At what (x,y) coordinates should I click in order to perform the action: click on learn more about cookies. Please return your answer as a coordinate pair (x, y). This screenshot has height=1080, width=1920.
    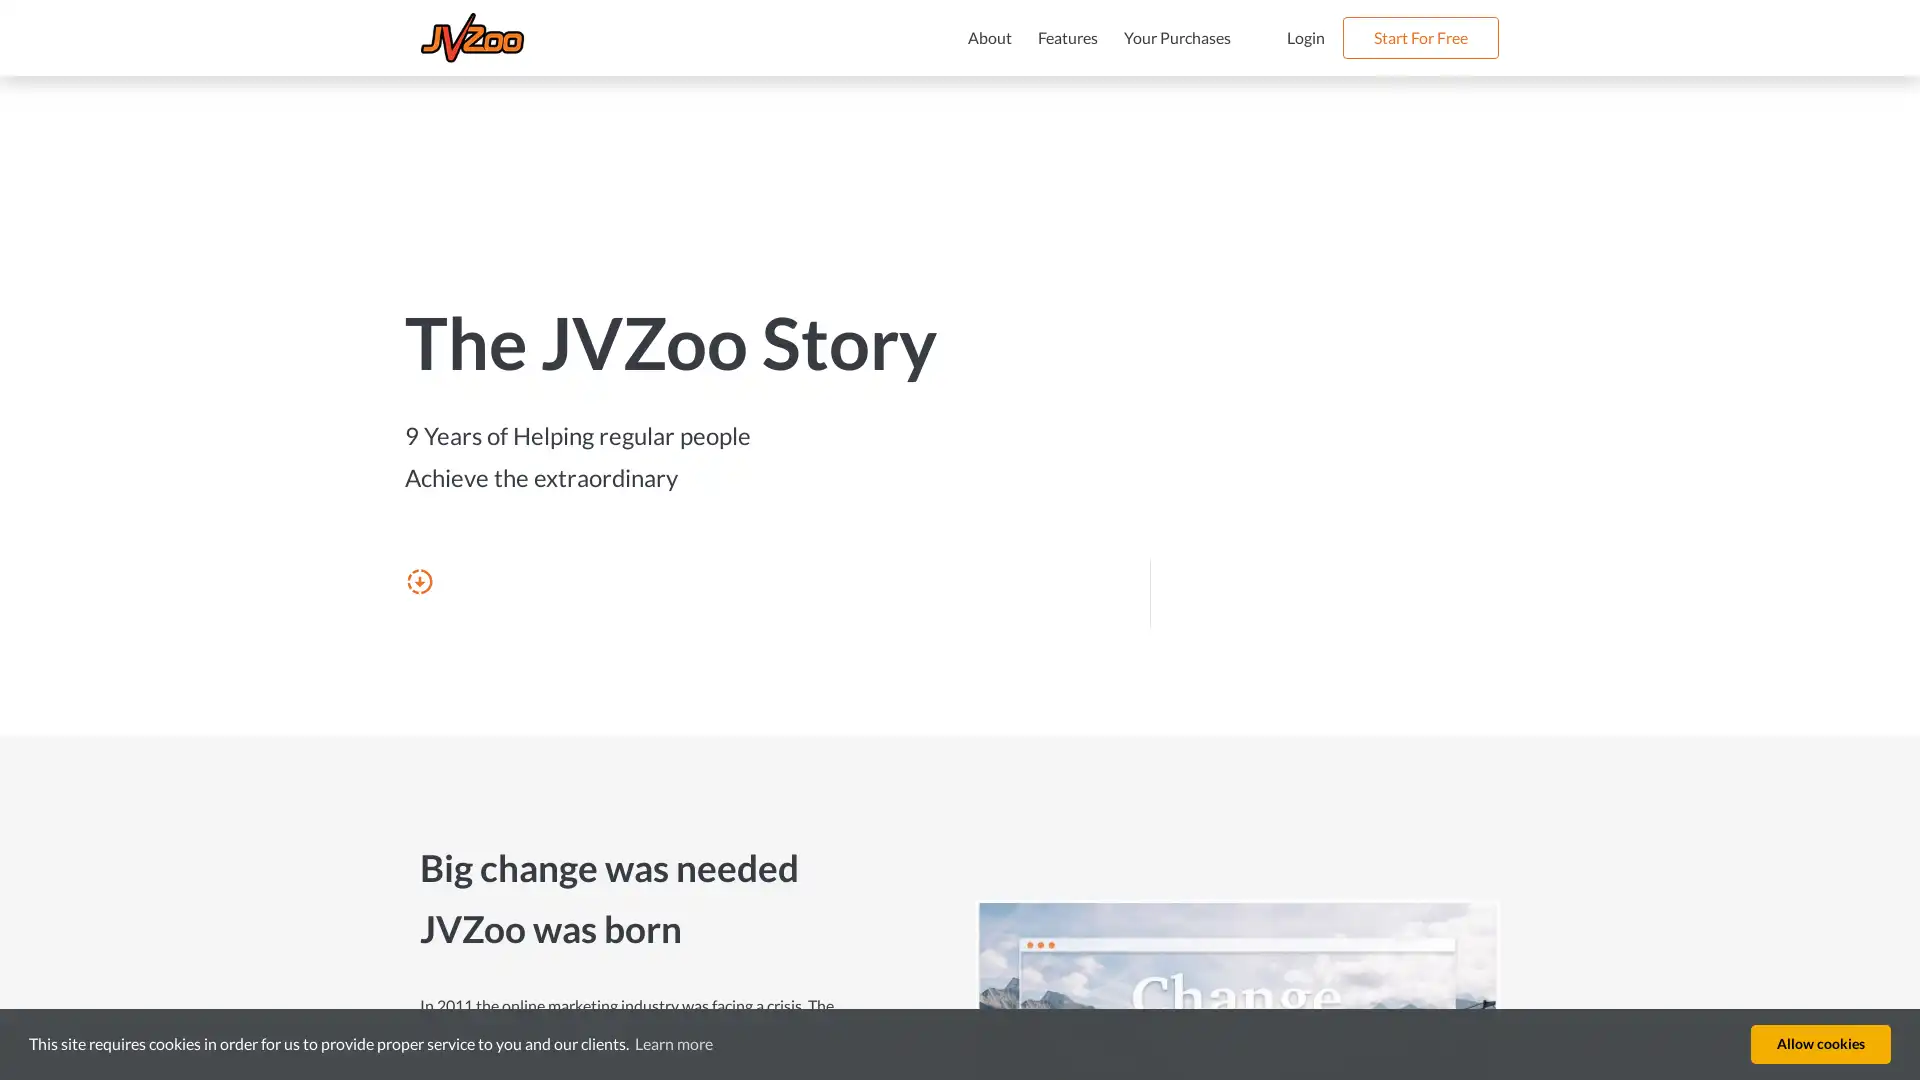
    Looking at the image, I should click on (673, 1043).